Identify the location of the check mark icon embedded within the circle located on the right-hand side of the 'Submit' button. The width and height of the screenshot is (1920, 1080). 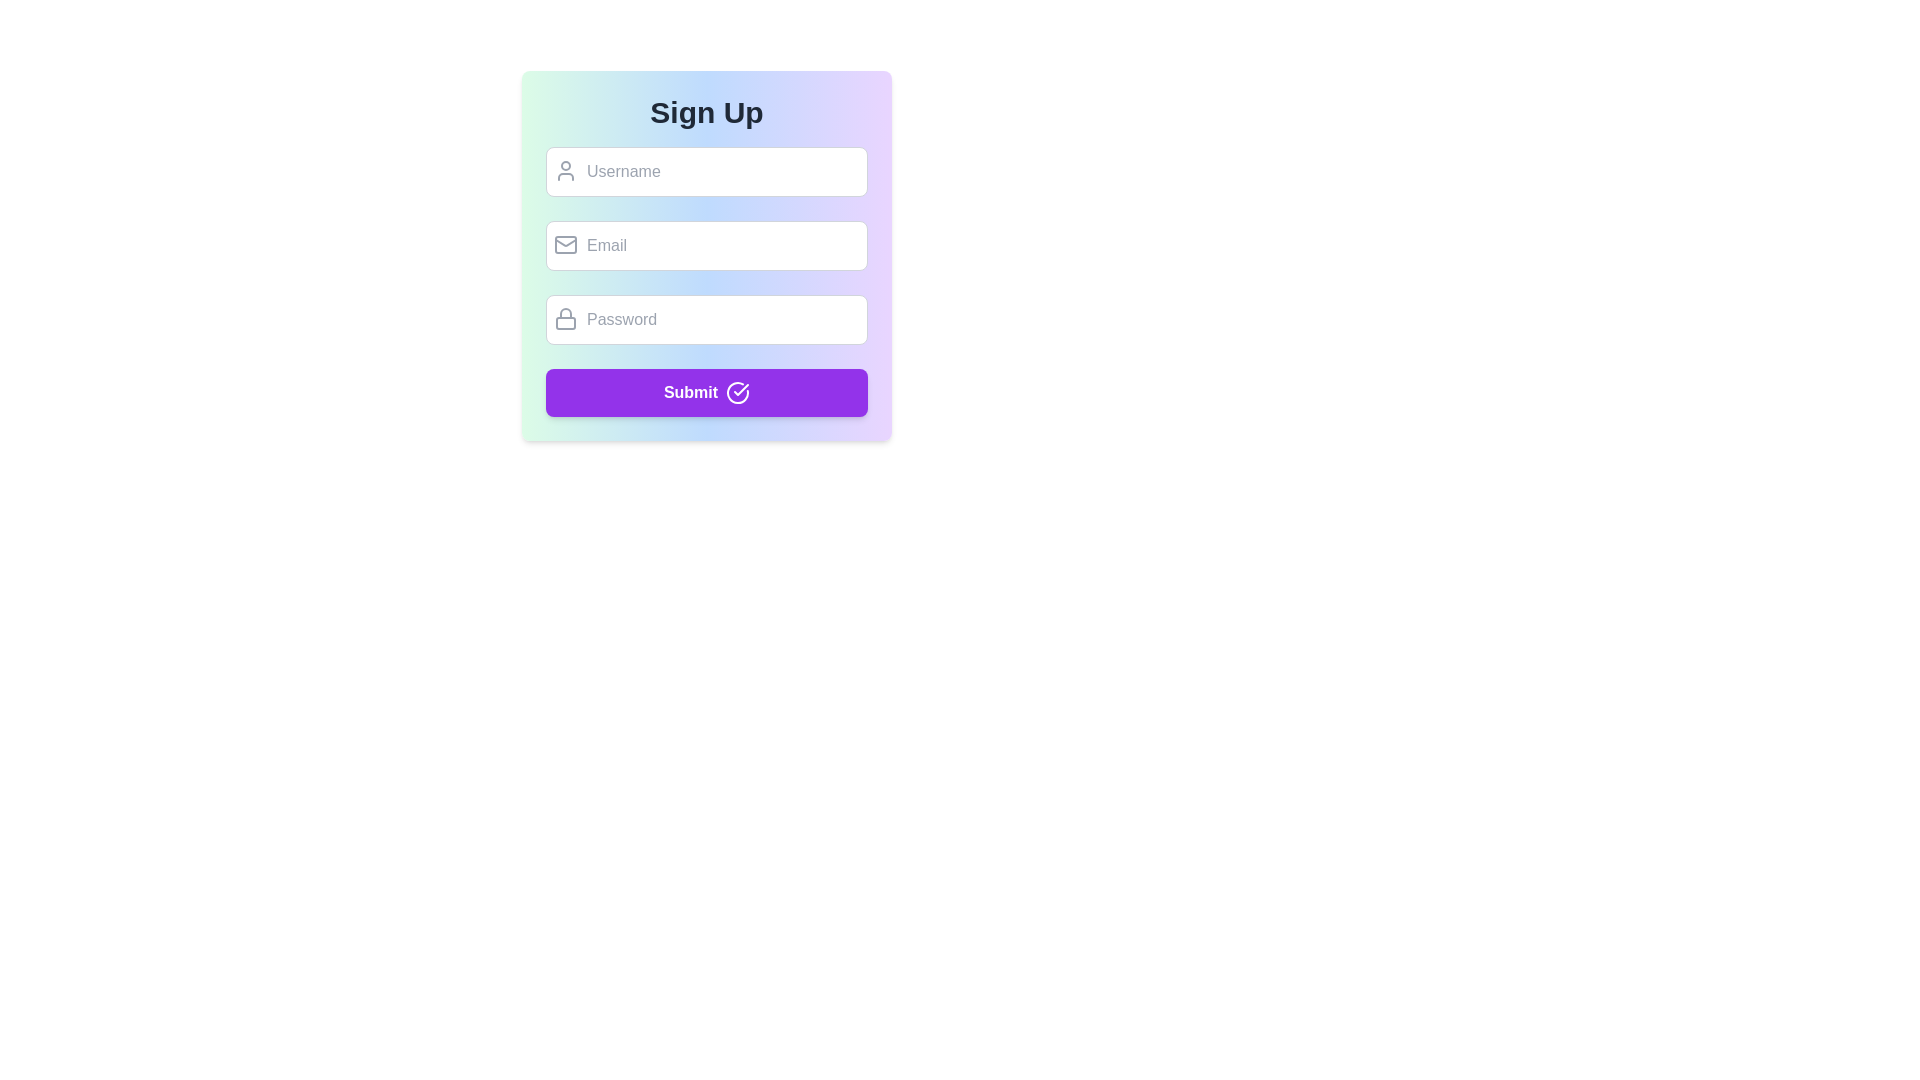
(740, 389).